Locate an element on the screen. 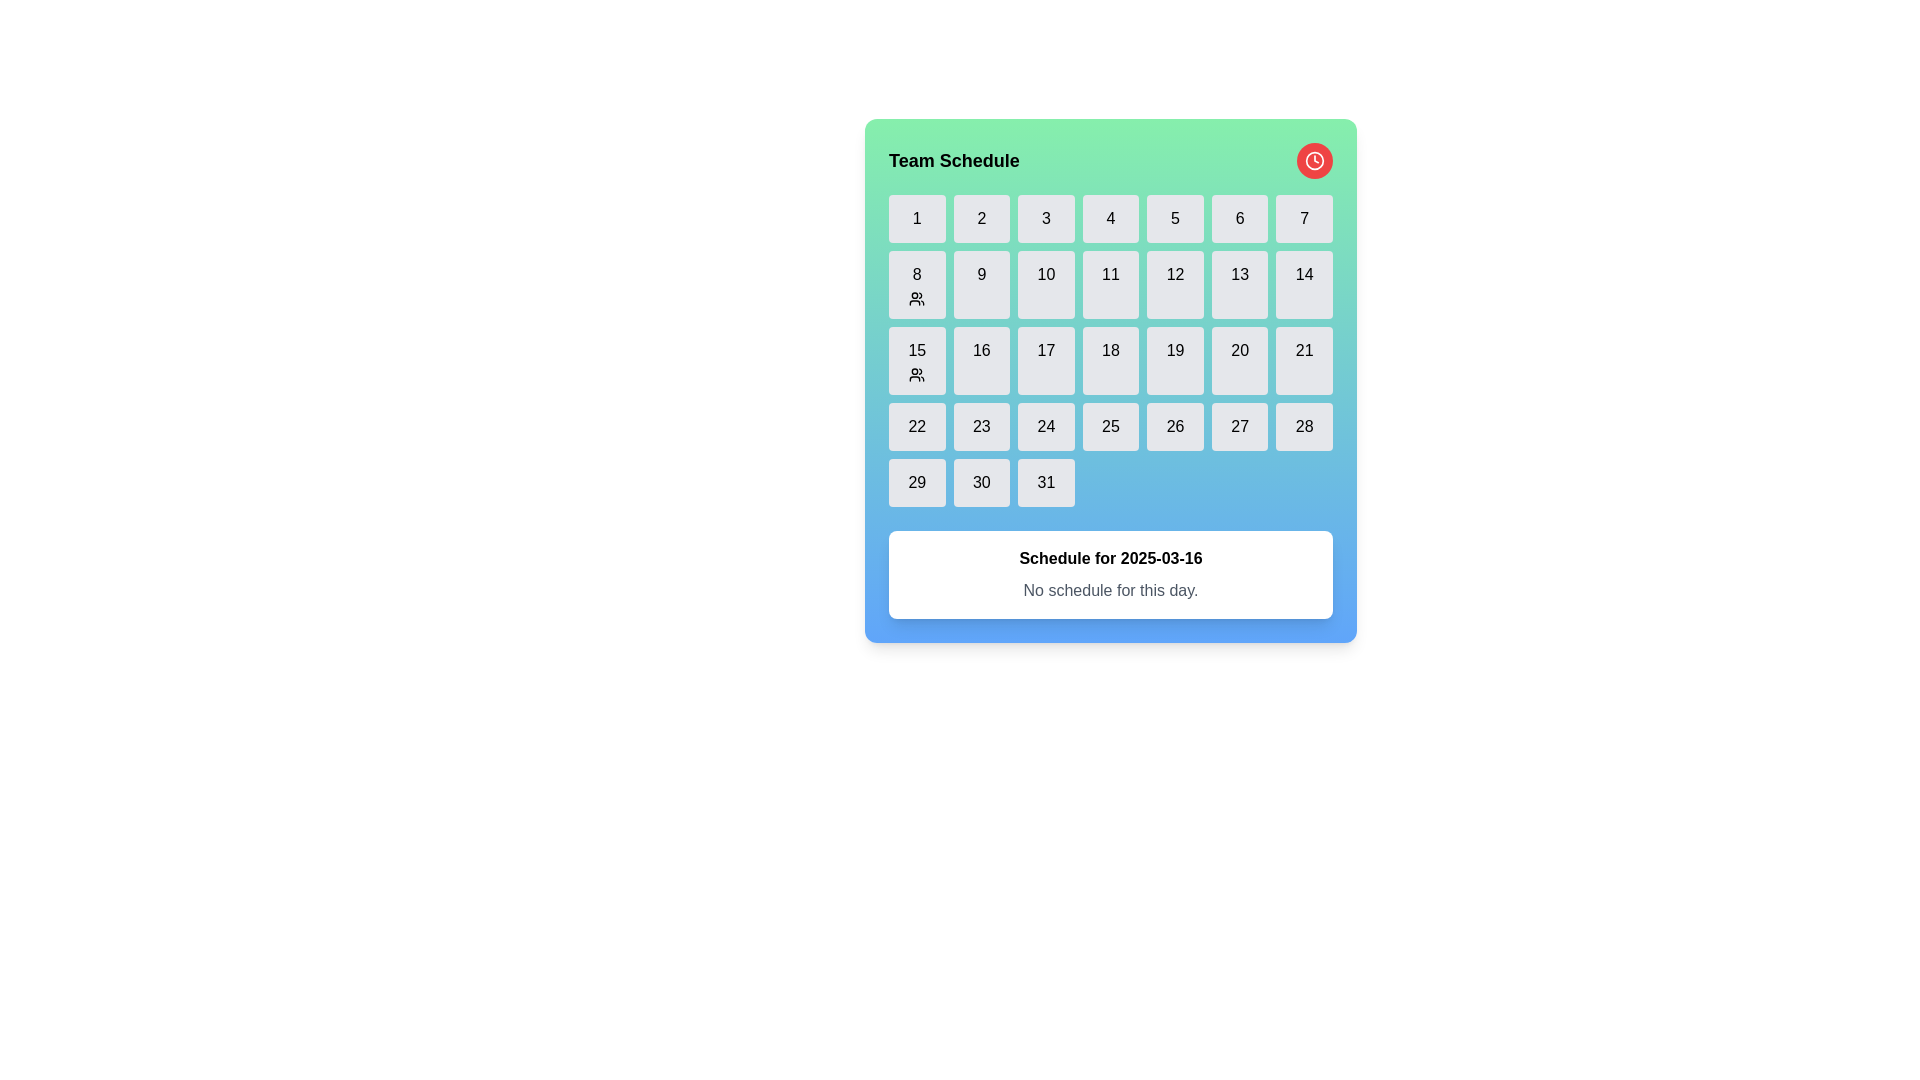 The width and height of the screenshot is (1920, 1080). the button representing the selectable date '13' in the calendar interface is located at coordinates (1239, 285).